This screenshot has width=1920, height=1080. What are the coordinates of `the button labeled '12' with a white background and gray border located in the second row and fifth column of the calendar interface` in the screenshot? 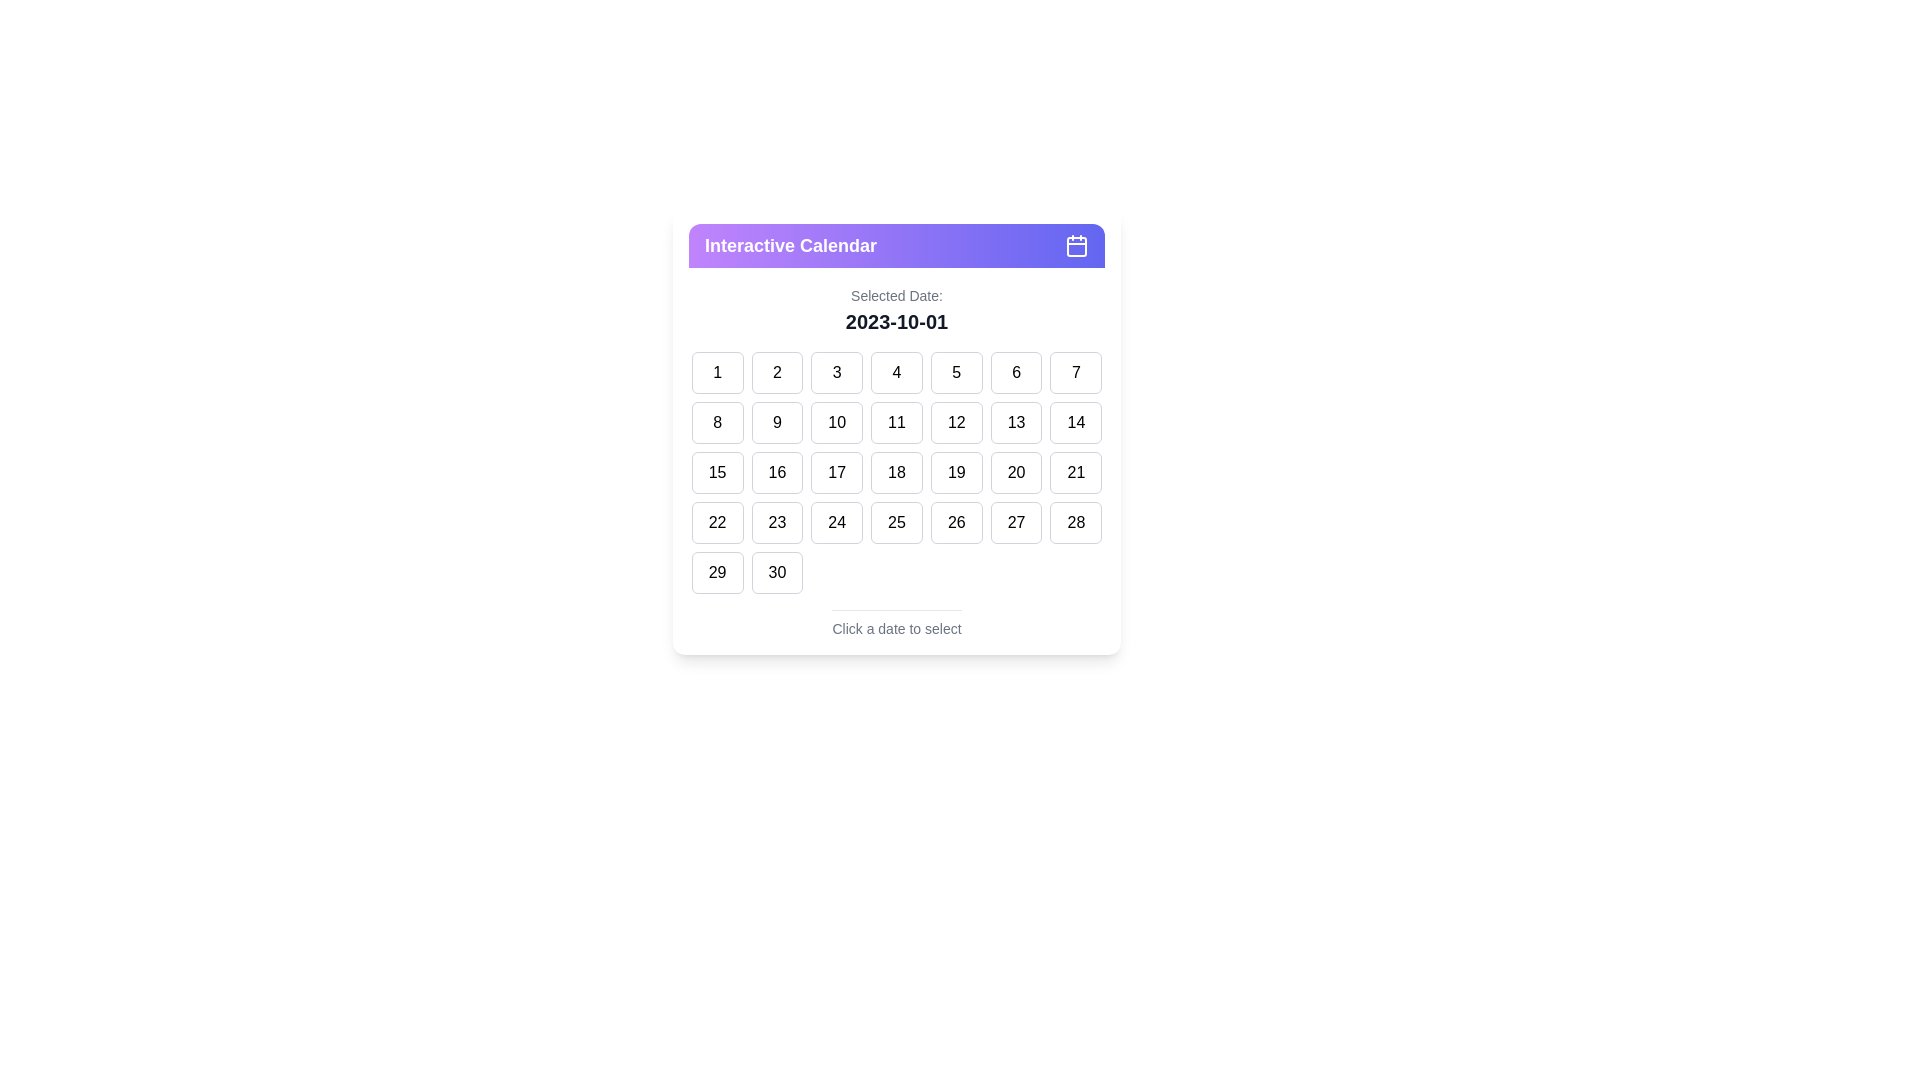 It's located at (955, 422).